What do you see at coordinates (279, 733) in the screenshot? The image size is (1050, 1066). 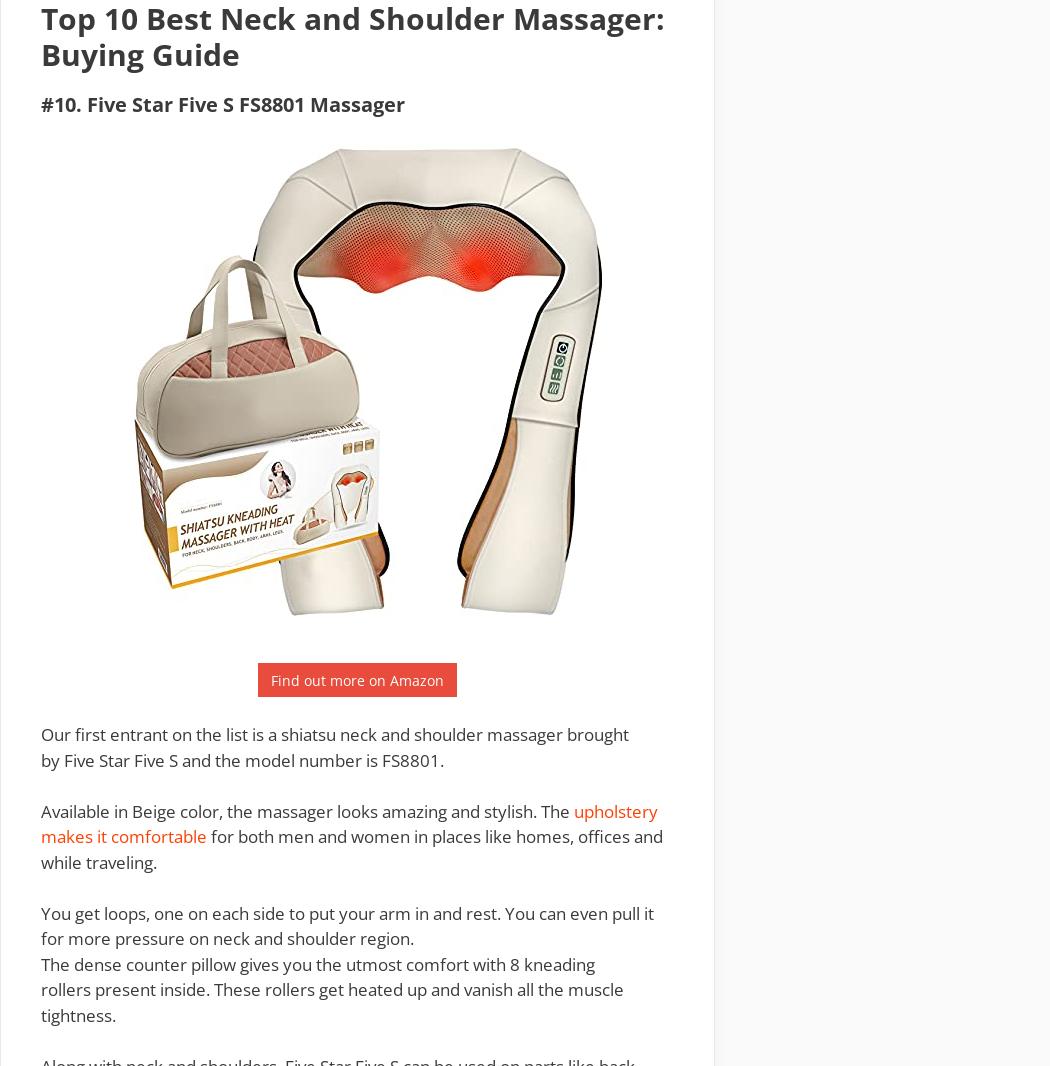 I see `'shiatsu neck and shoulder massager'` at bounding box center [279, 733].